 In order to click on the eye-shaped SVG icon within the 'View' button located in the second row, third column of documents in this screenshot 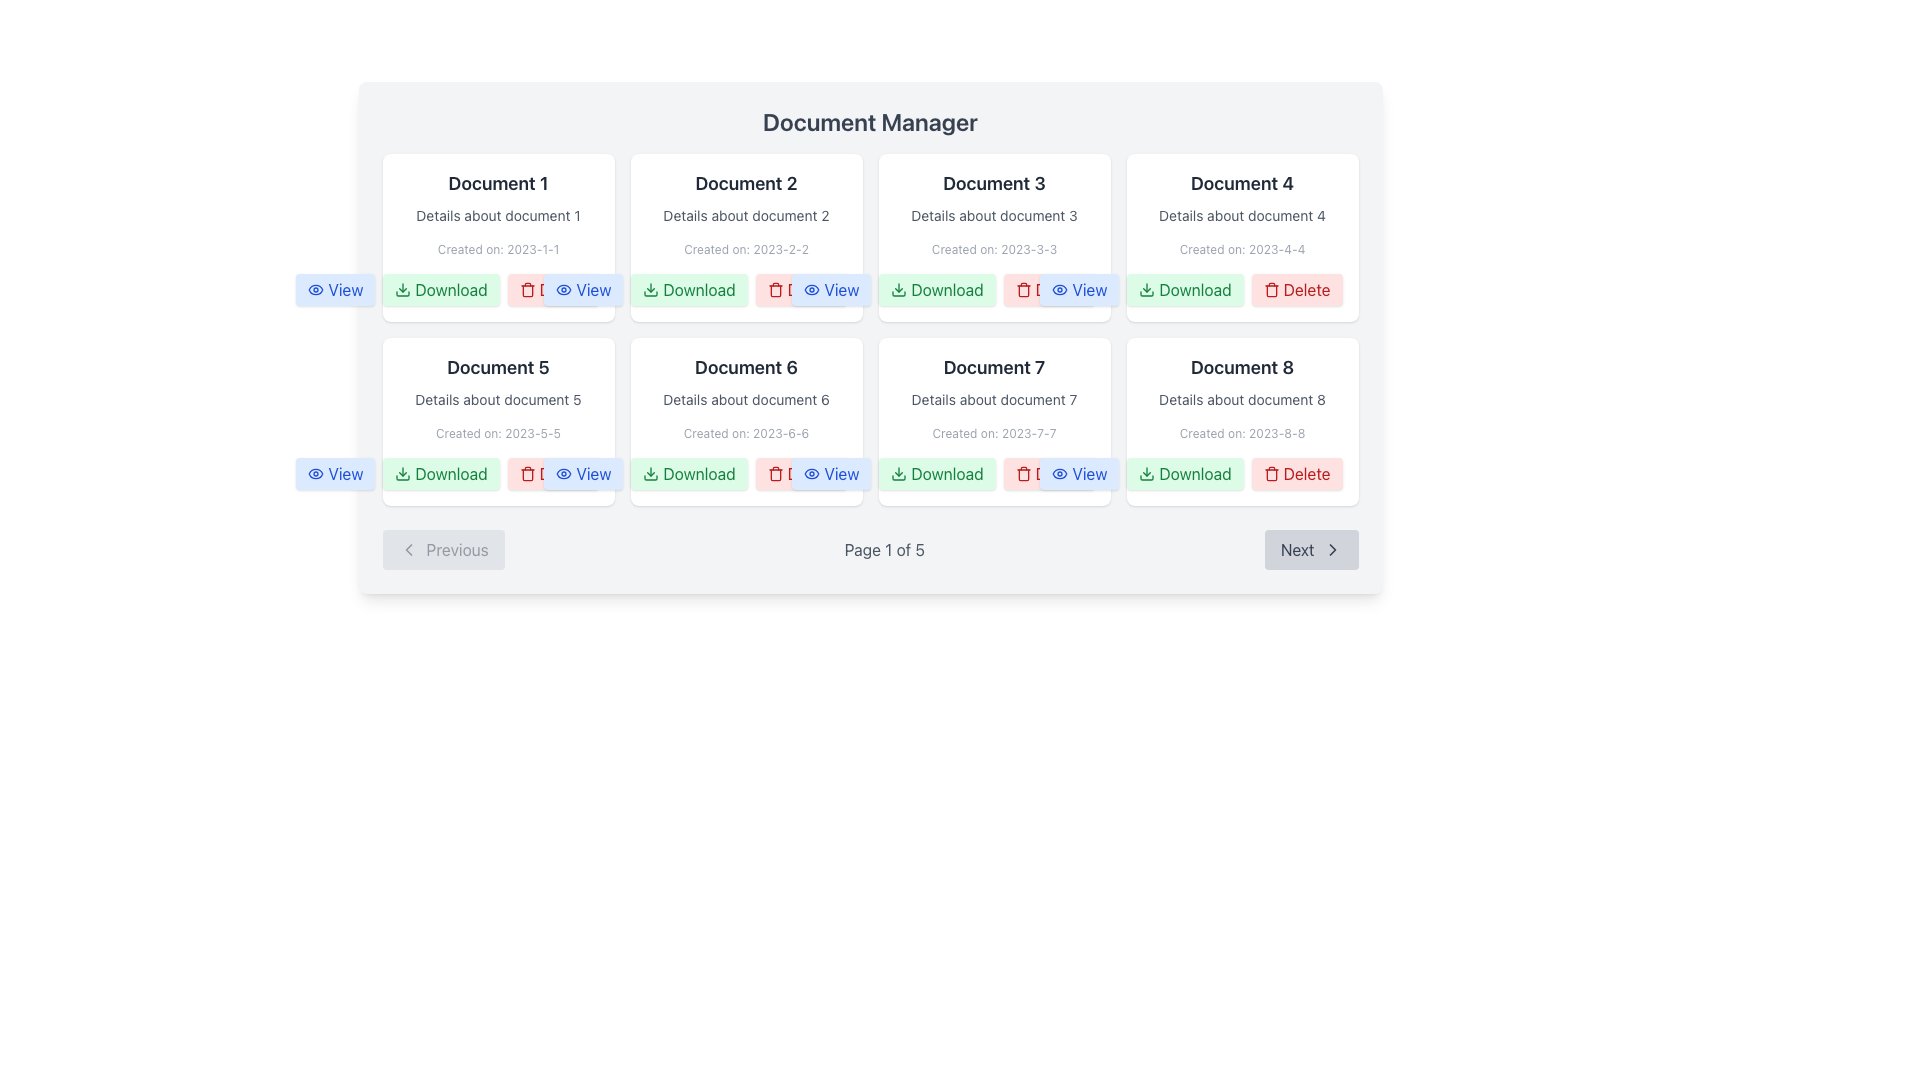, I will do `click(812, 474)`.